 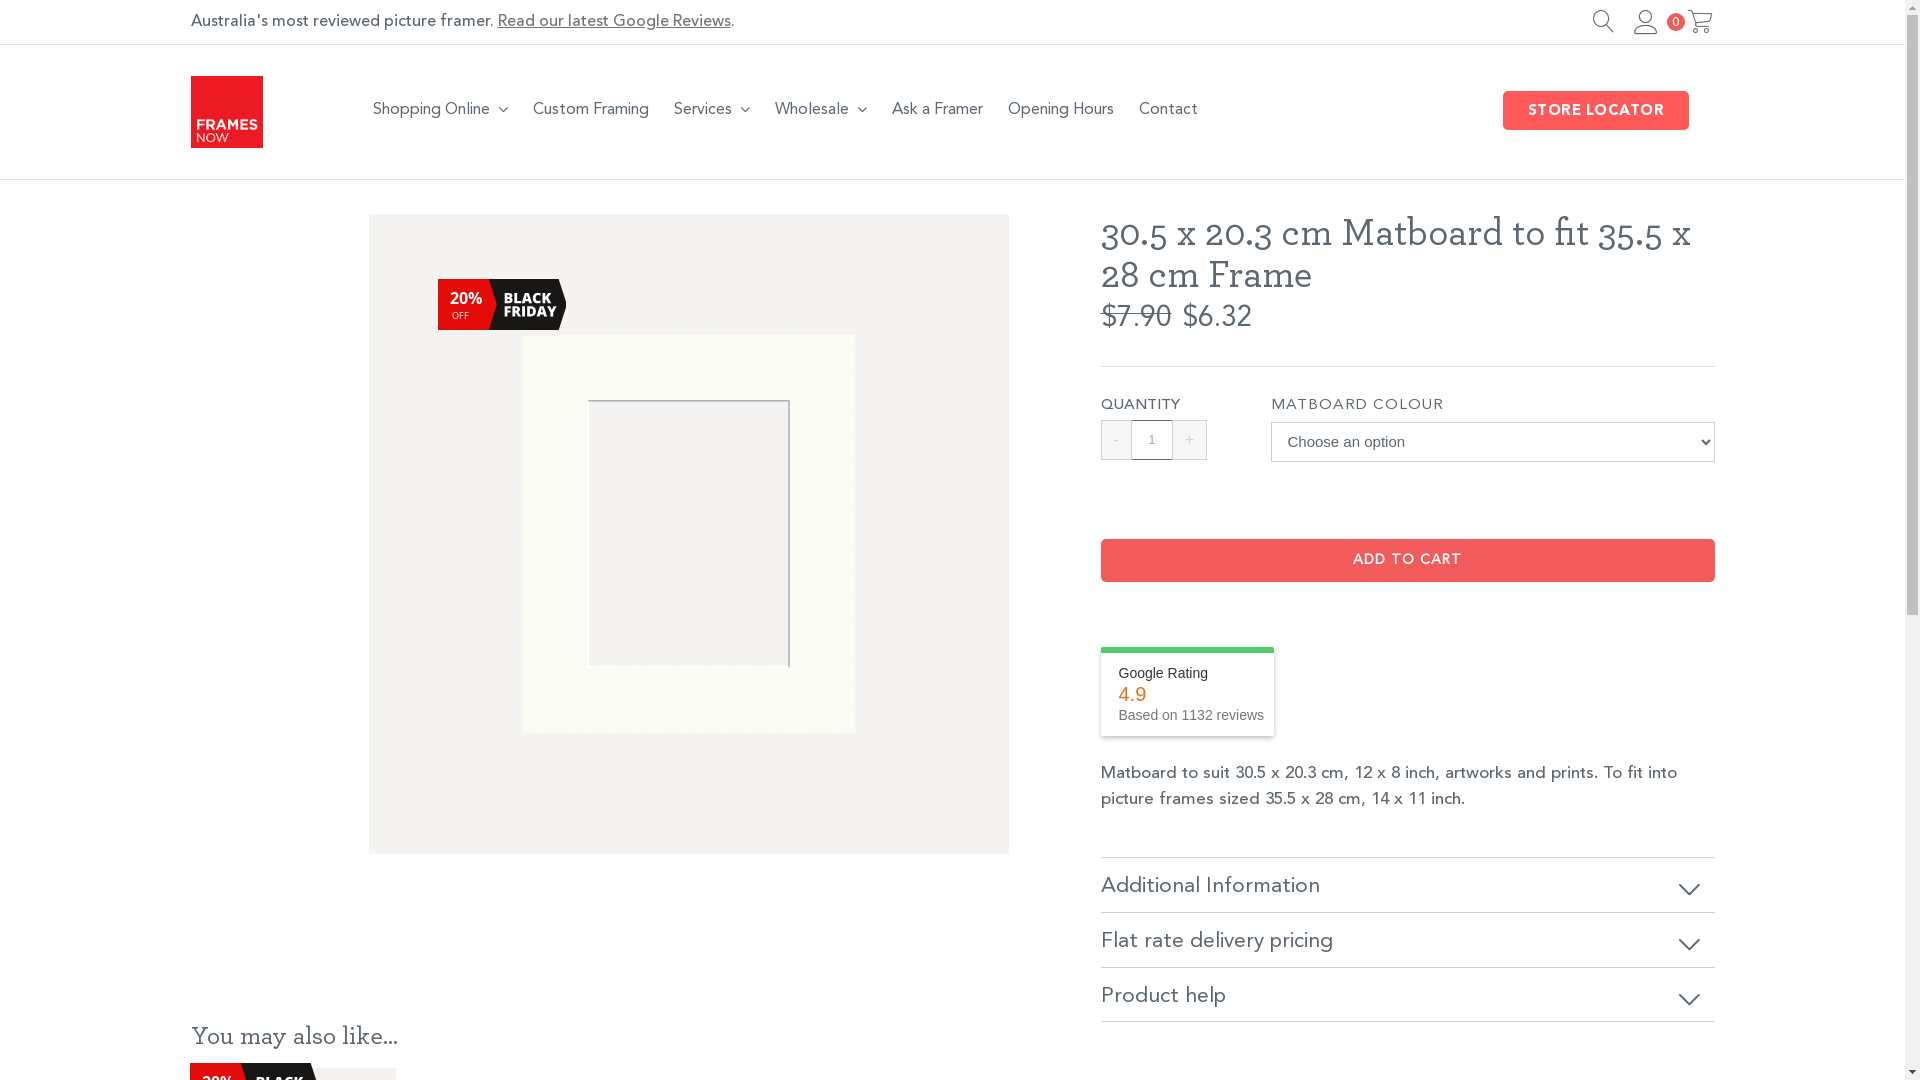 I want to click on 'Shopping Online', so click(x=439, y=110).